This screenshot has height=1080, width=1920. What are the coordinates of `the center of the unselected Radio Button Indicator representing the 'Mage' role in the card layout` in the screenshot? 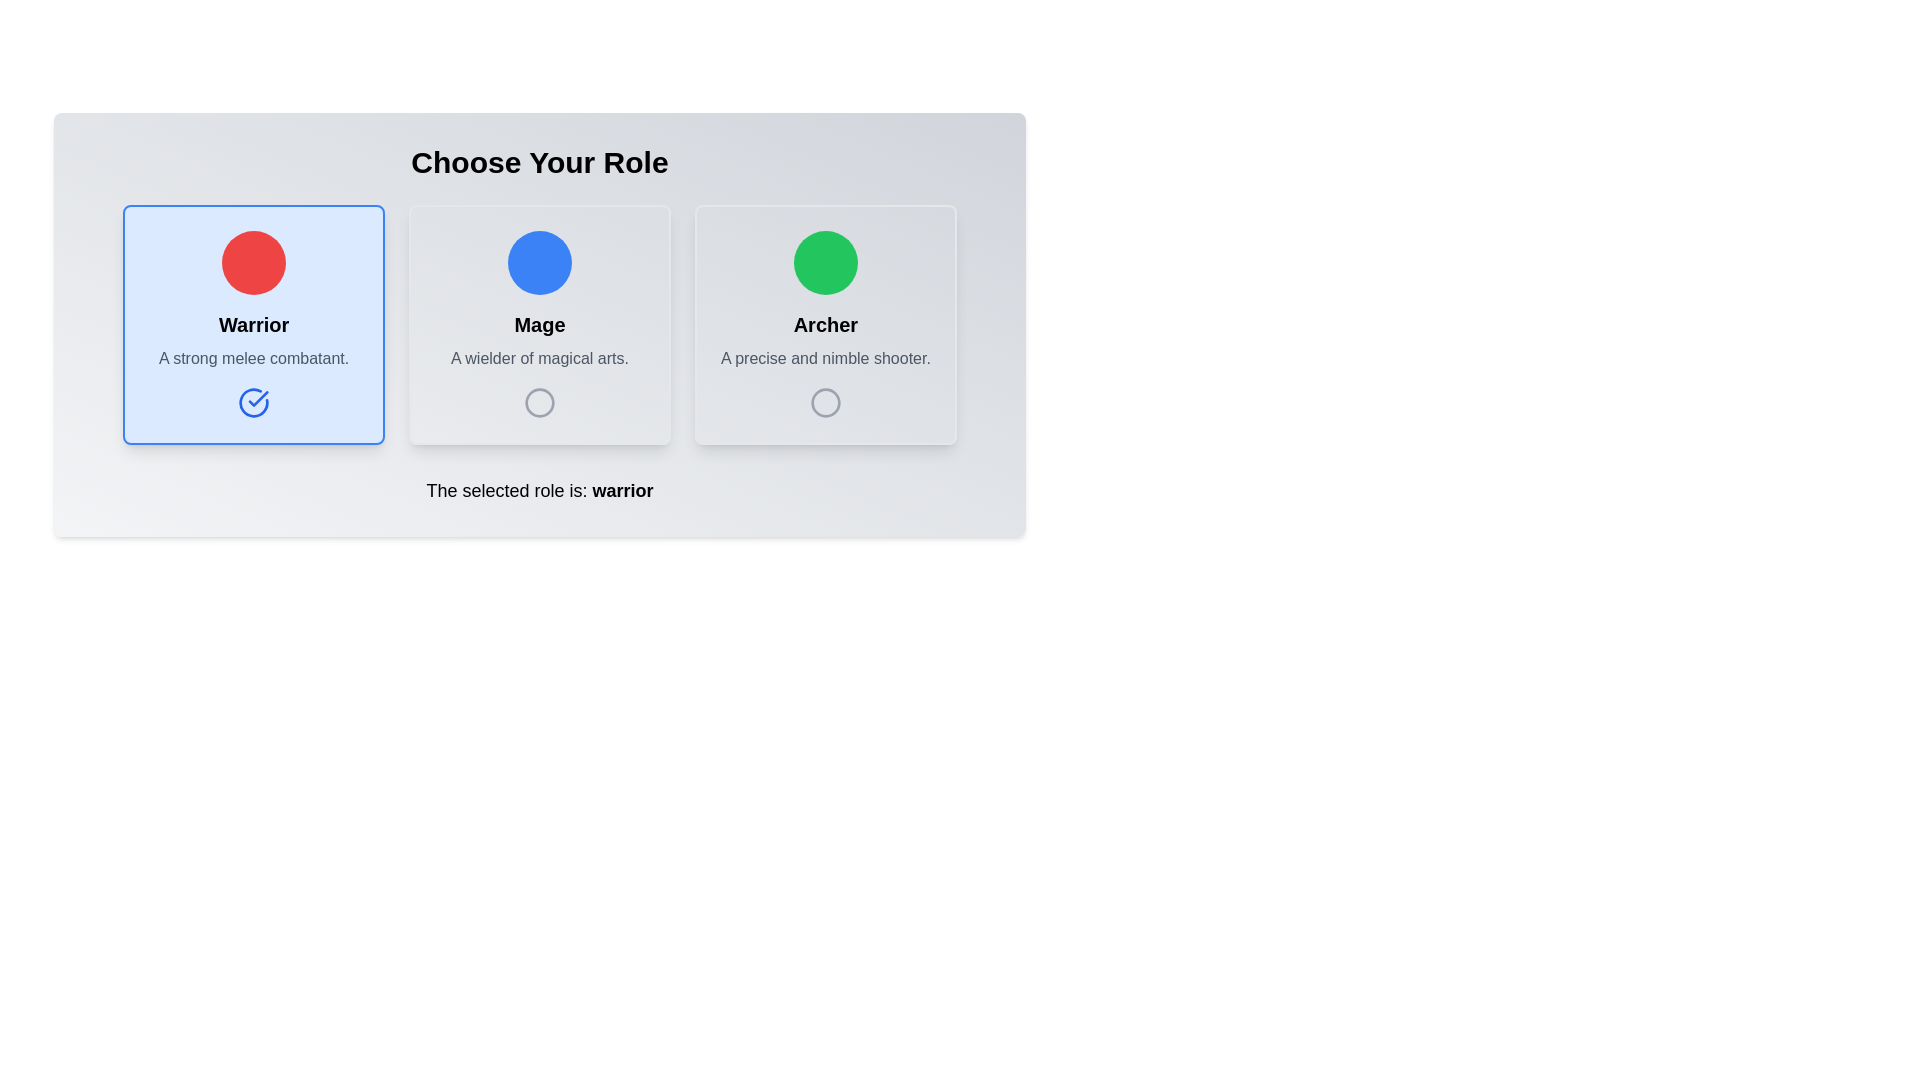 It's located at (539, 402).